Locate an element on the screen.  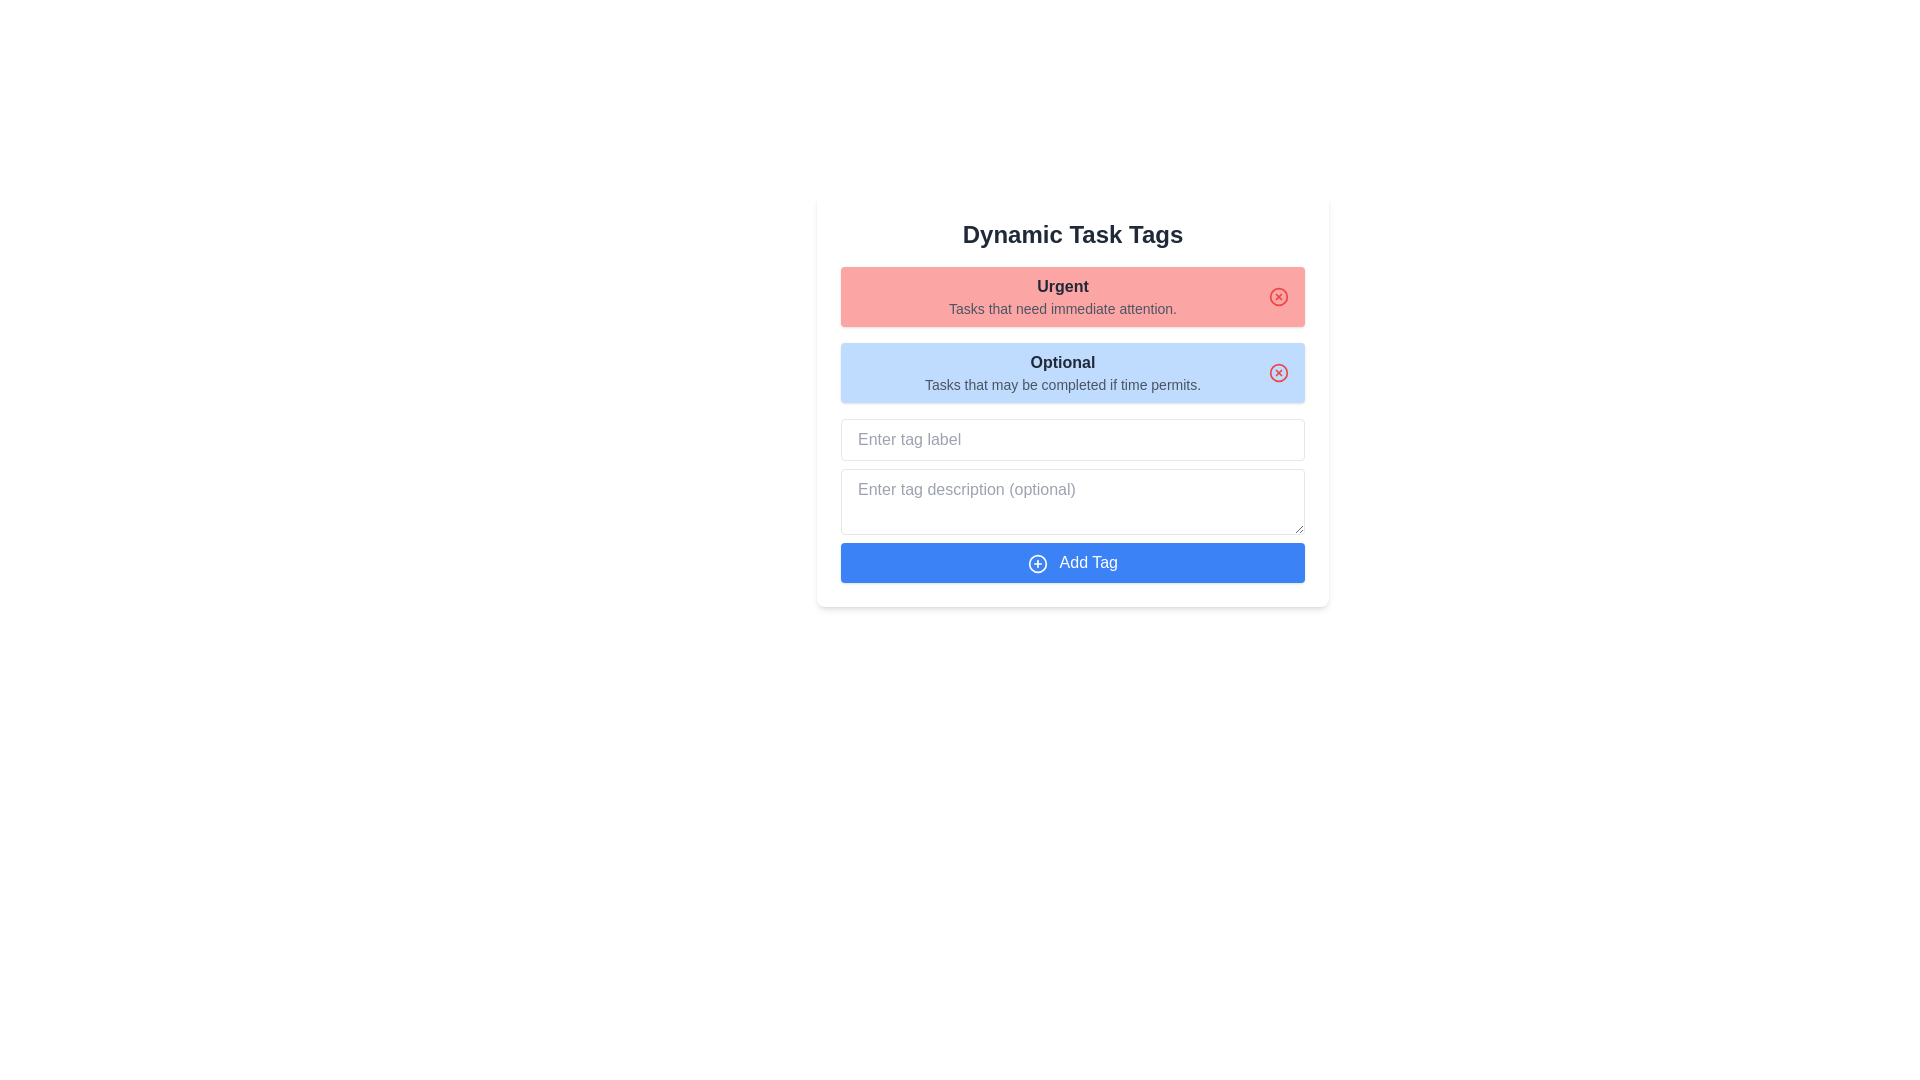
the Circle graphic element located at the center of the blue 'Add Tag' button at the bottom of the interface is located at coordinates (1037, 563).